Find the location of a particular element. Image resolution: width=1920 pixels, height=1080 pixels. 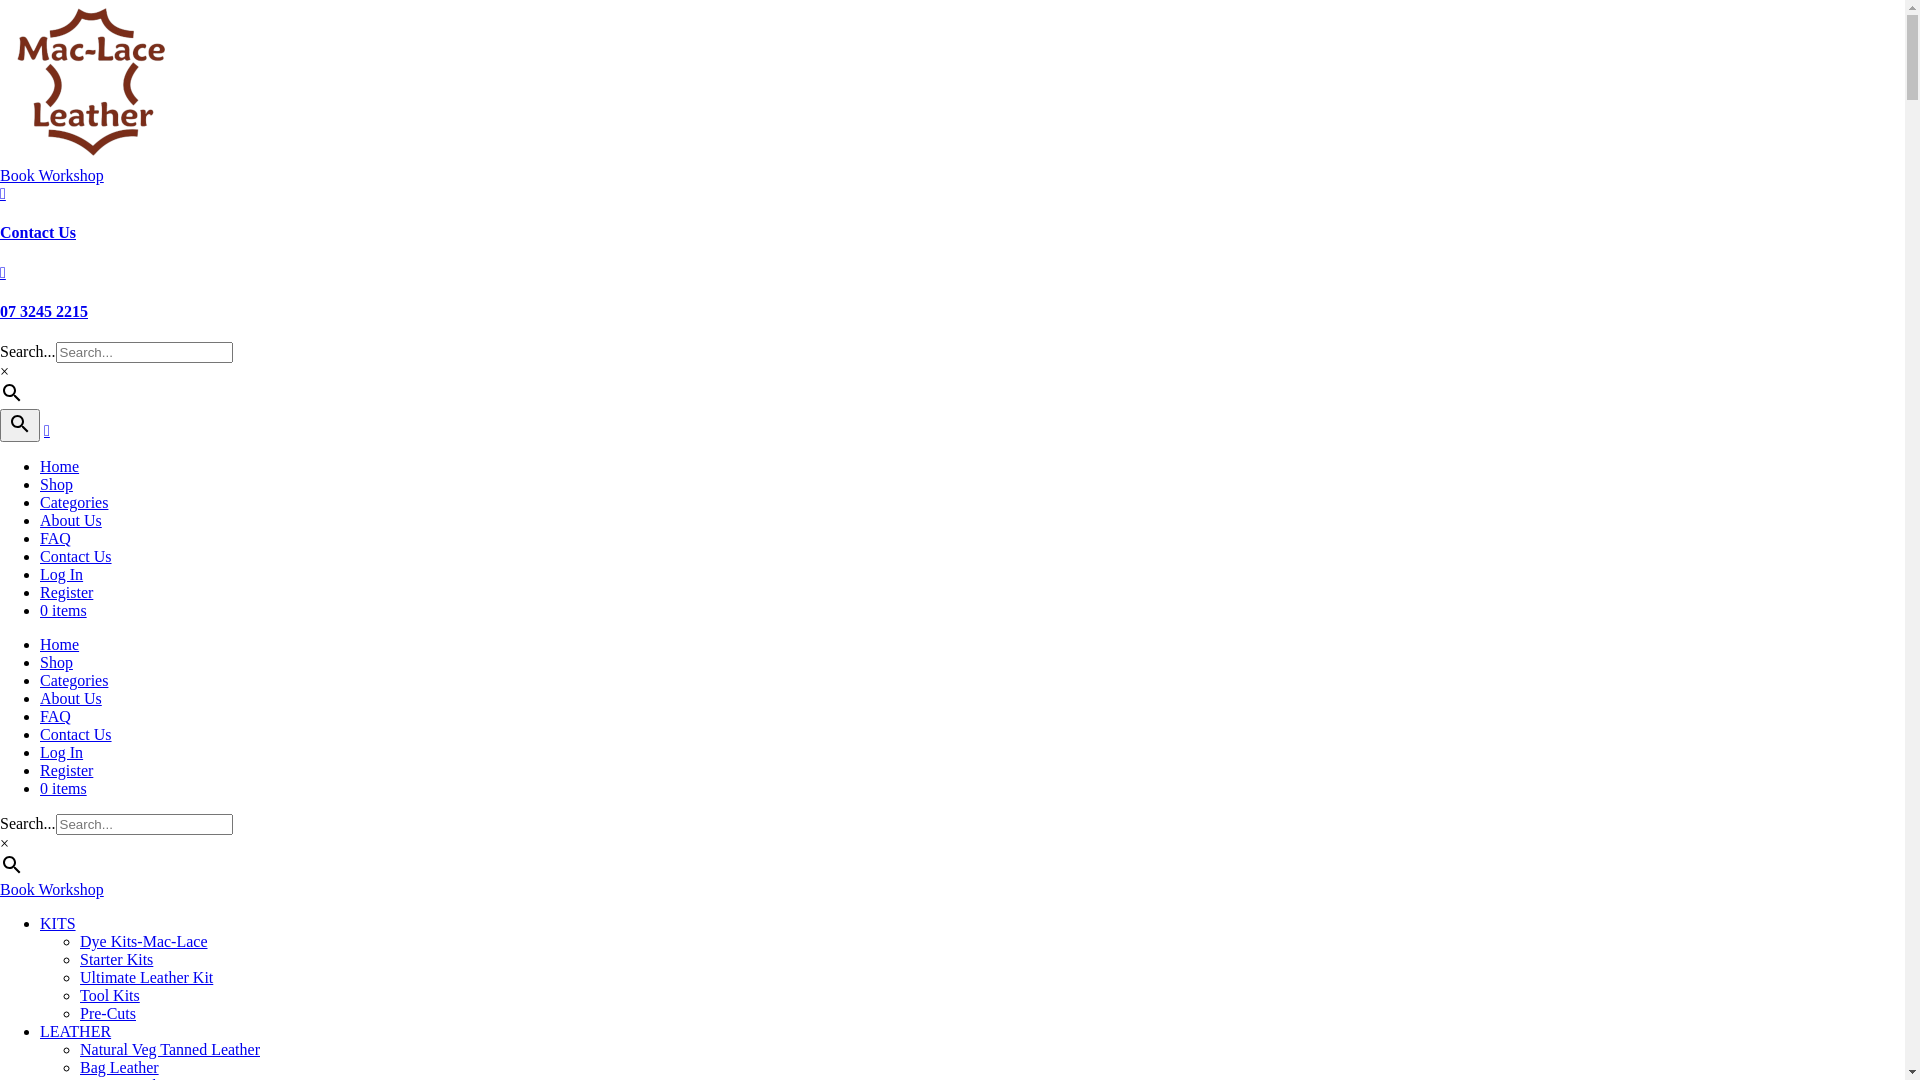

'Bag Leather' is located at coordinates (118, 1066).